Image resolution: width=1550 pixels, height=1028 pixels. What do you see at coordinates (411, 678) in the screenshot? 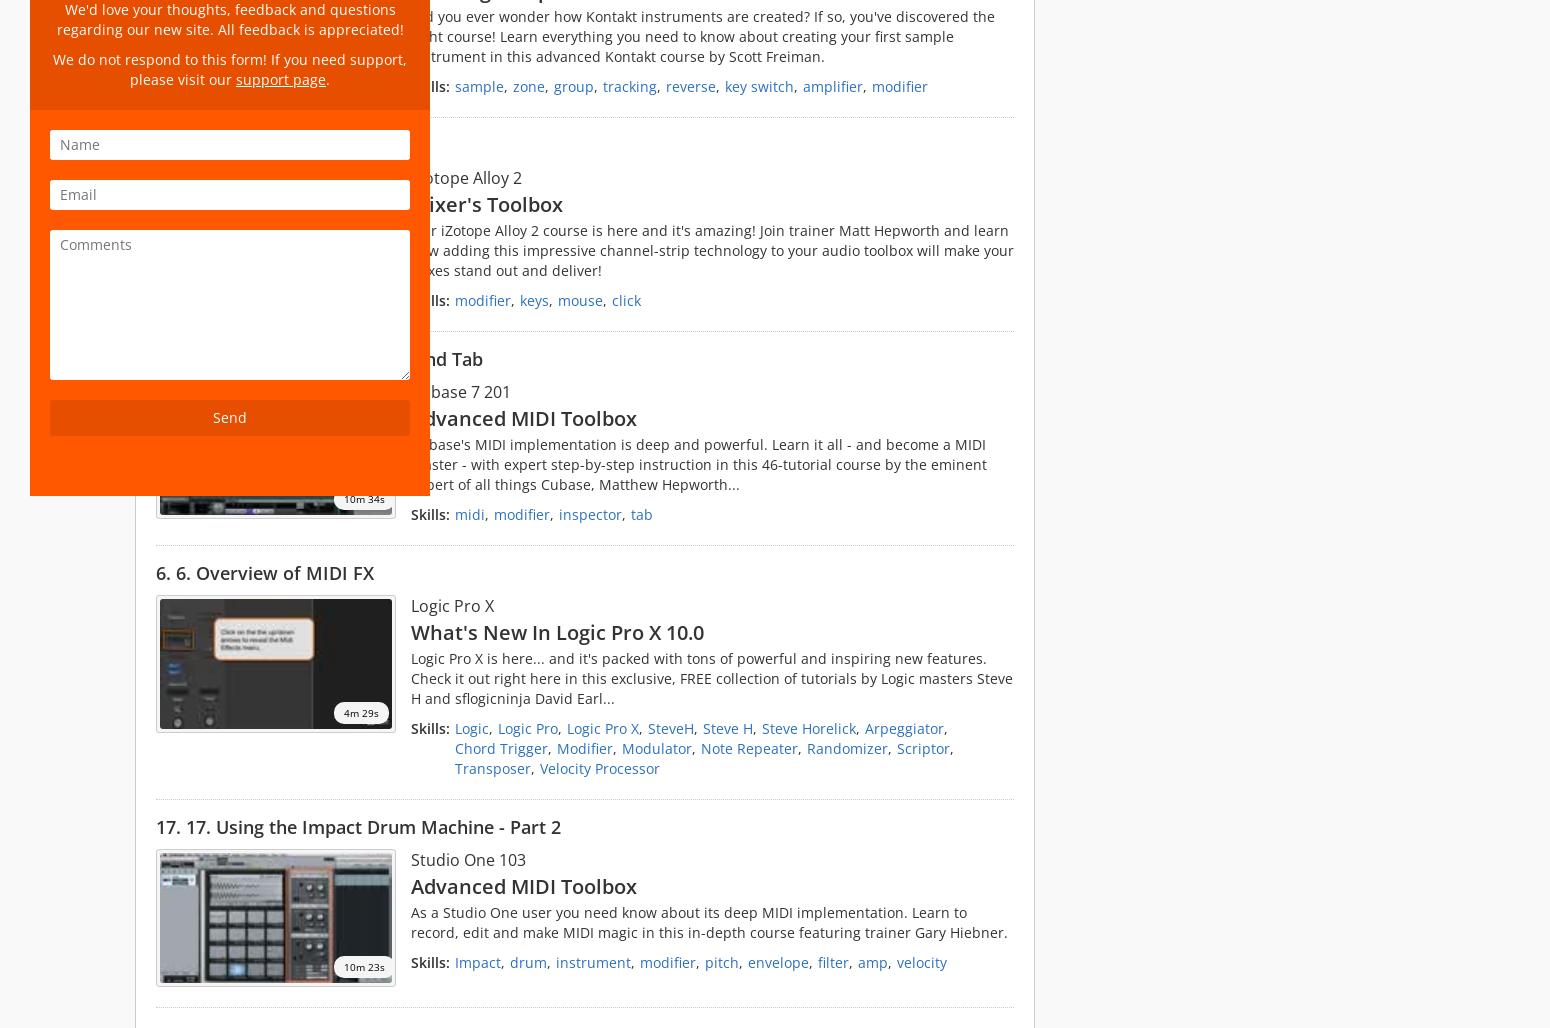
I see `'Logic Pro X is here... and it's packed with tons of powerful and inspiring new features. Check it out right here in this exclusive, FREE collection of tutorials by Logic masters Steve H and sflogicninja David Earl...'` at bounding box center [411, 678].